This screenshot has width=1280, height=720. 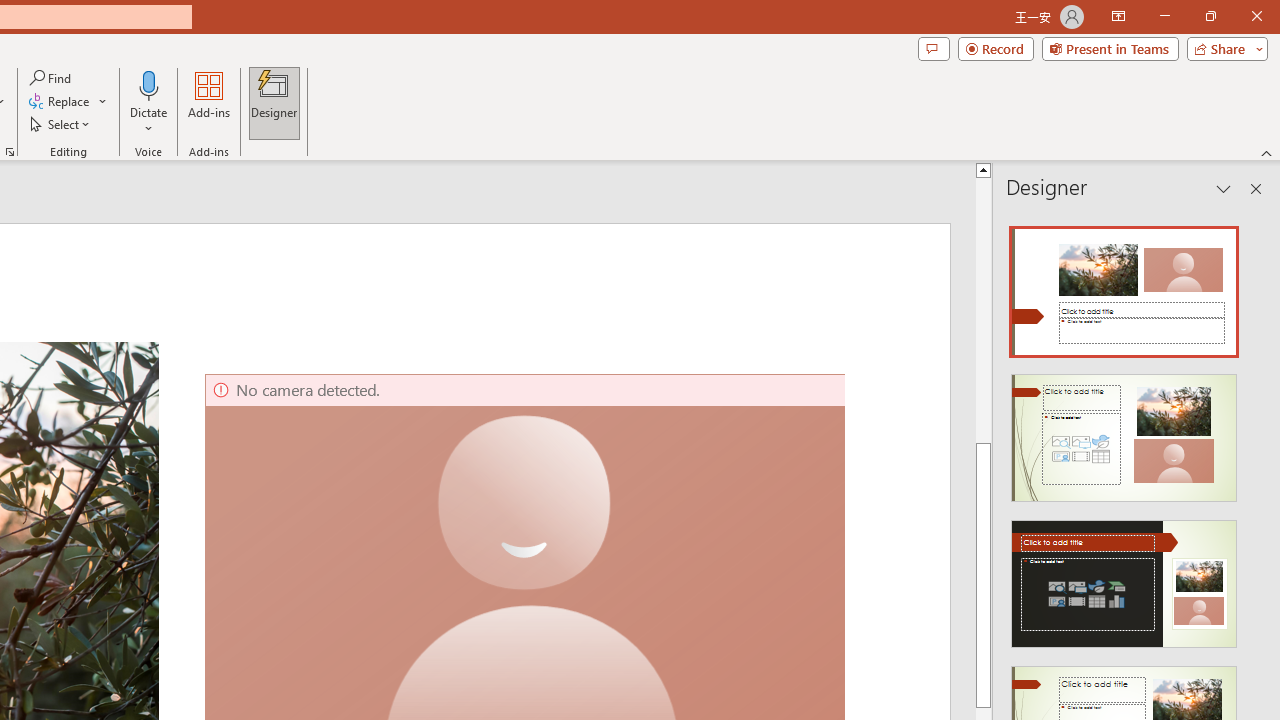 I want to click on 'Recommended Design: Design Idea', so click(x=1124, y=286).